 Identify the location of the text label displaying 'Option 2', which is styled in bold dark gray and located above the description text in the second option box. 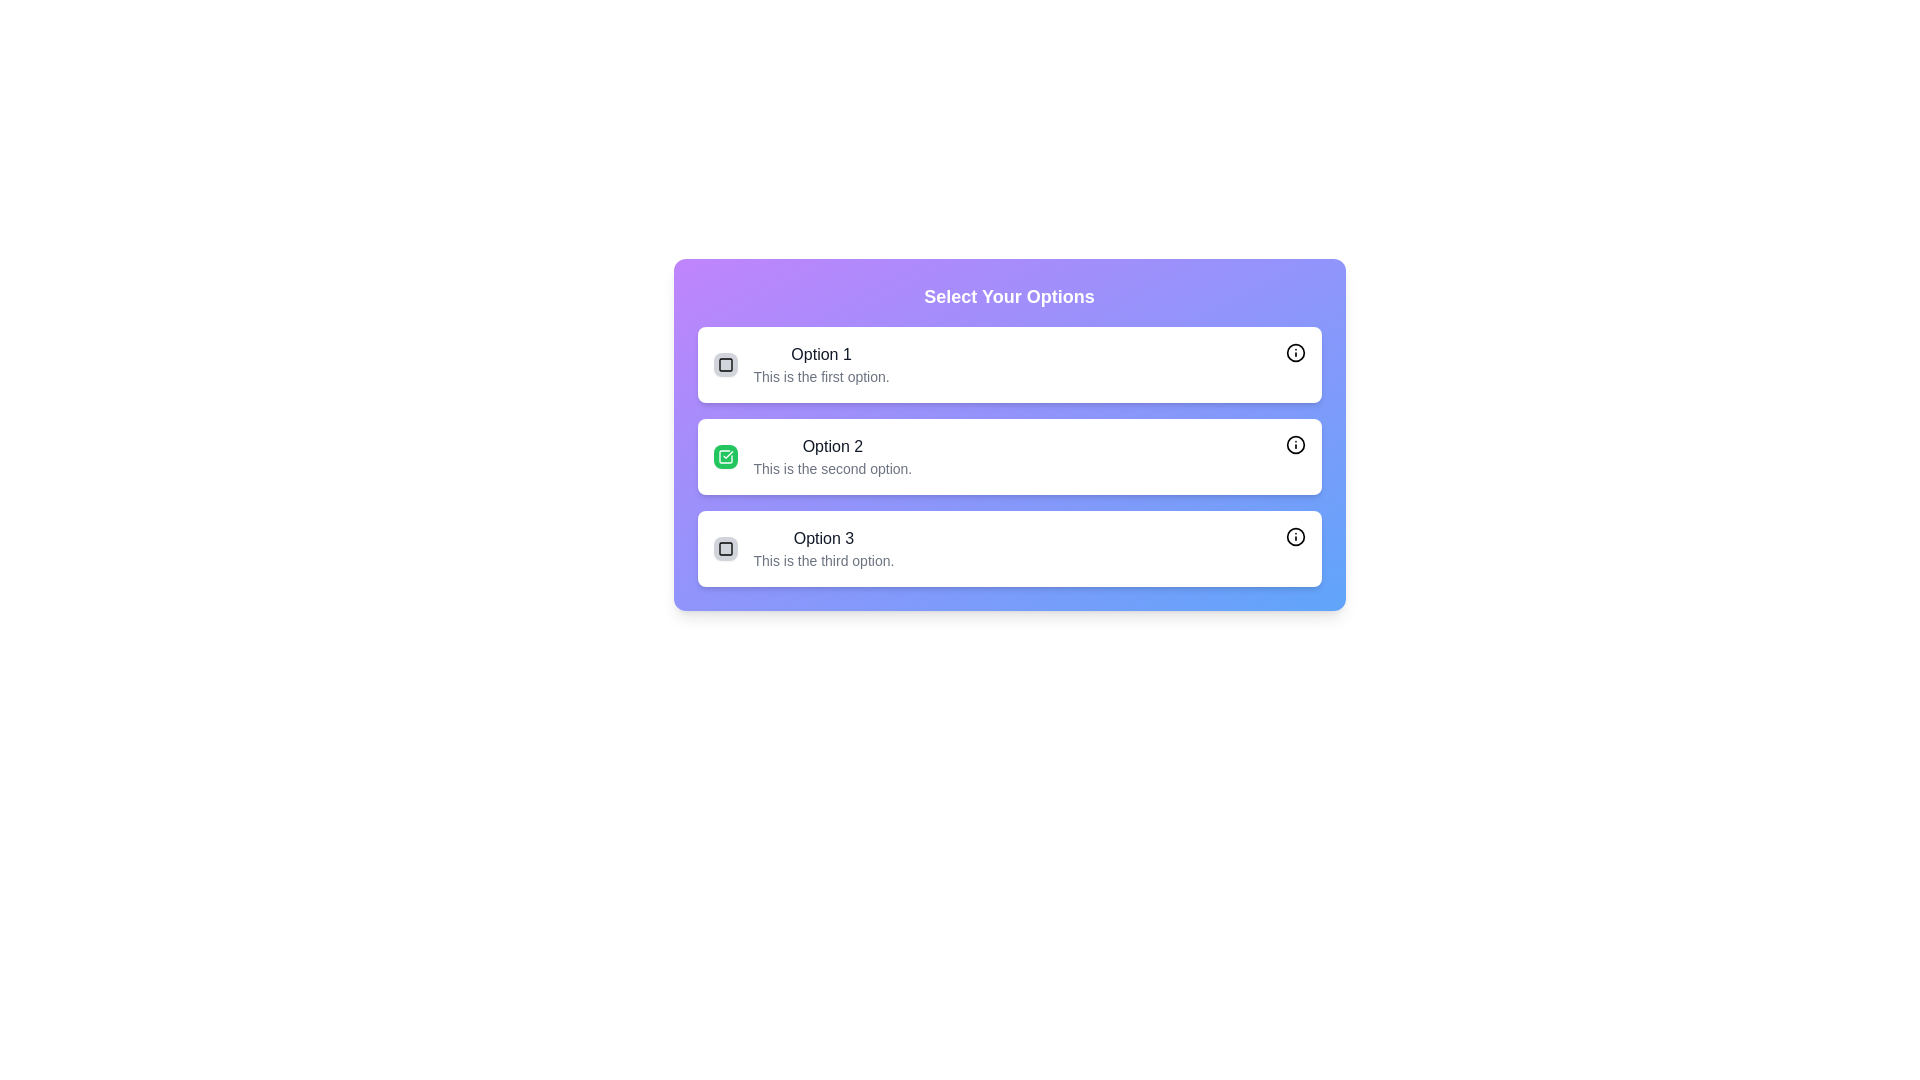
(832, 446).